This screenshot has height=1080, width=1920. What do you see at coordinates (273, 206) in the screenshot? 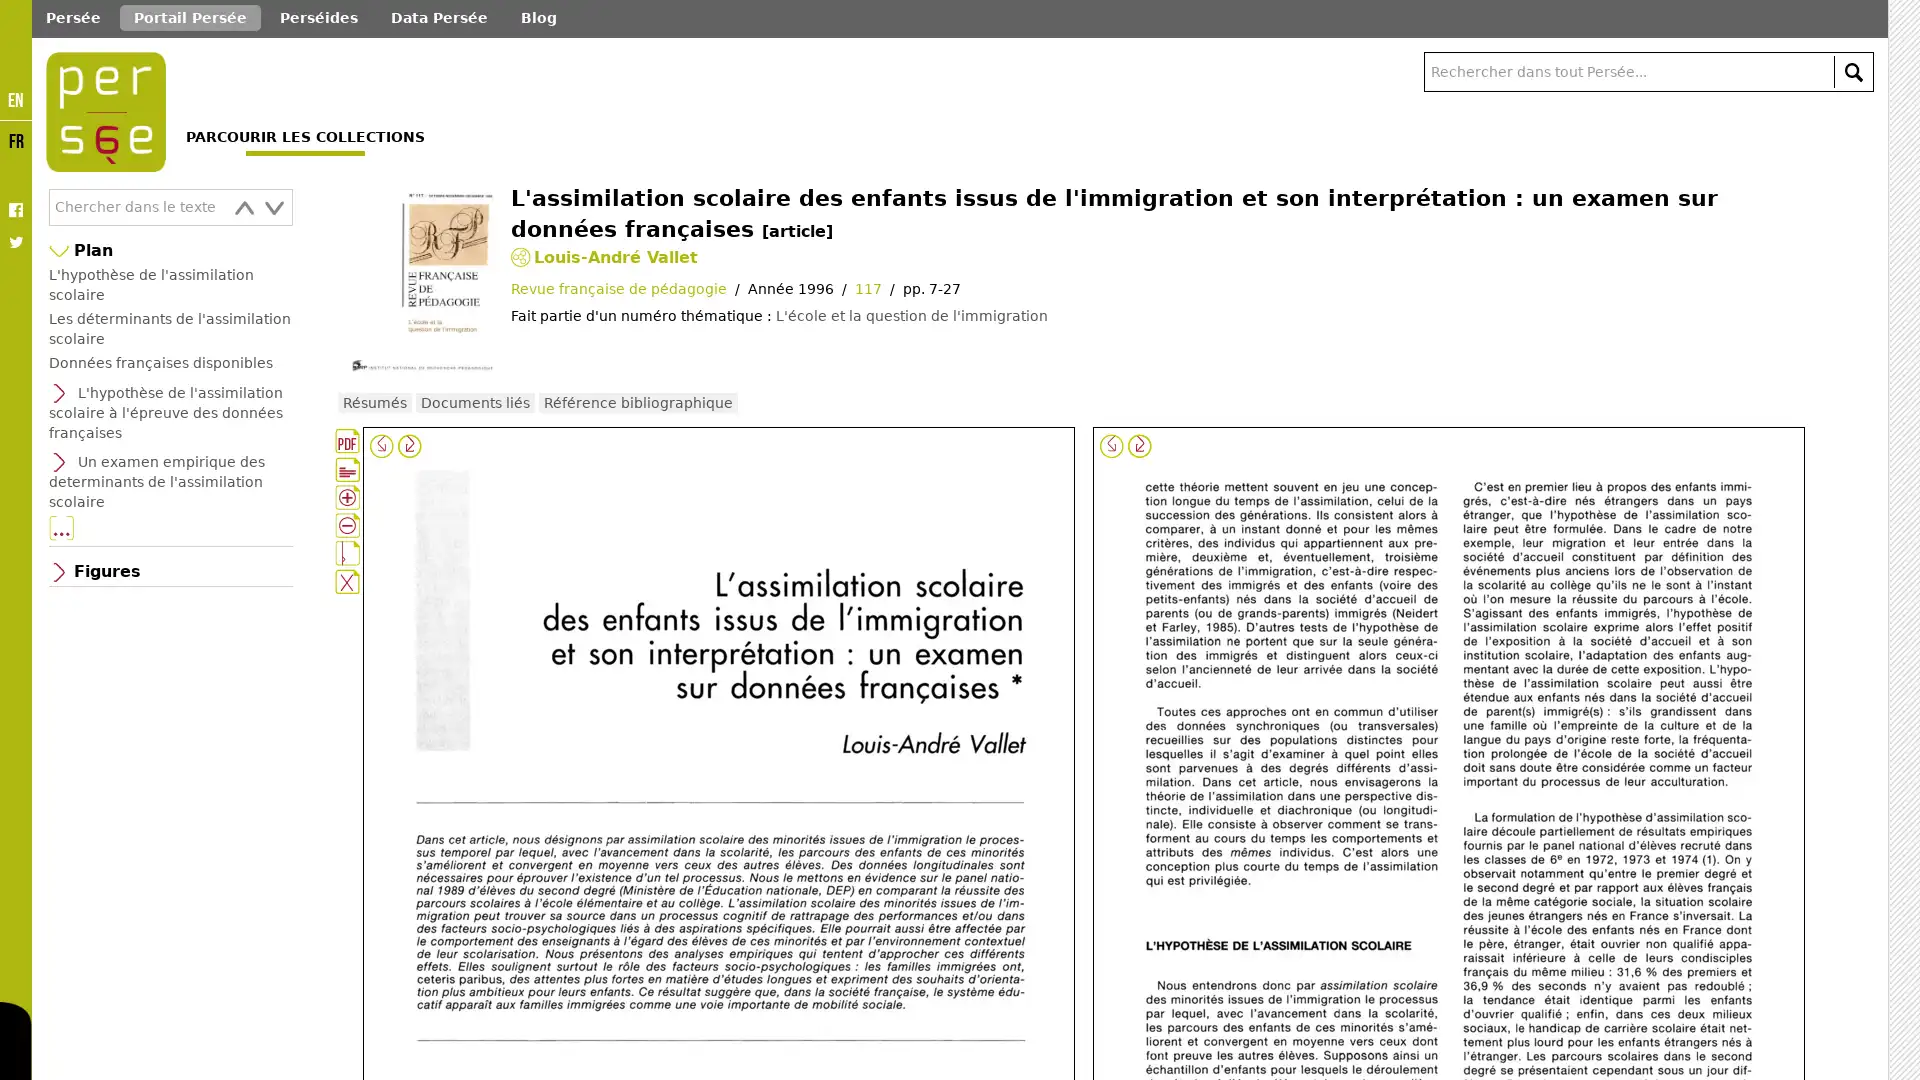
I see `next` at bounding box center [273, 206].